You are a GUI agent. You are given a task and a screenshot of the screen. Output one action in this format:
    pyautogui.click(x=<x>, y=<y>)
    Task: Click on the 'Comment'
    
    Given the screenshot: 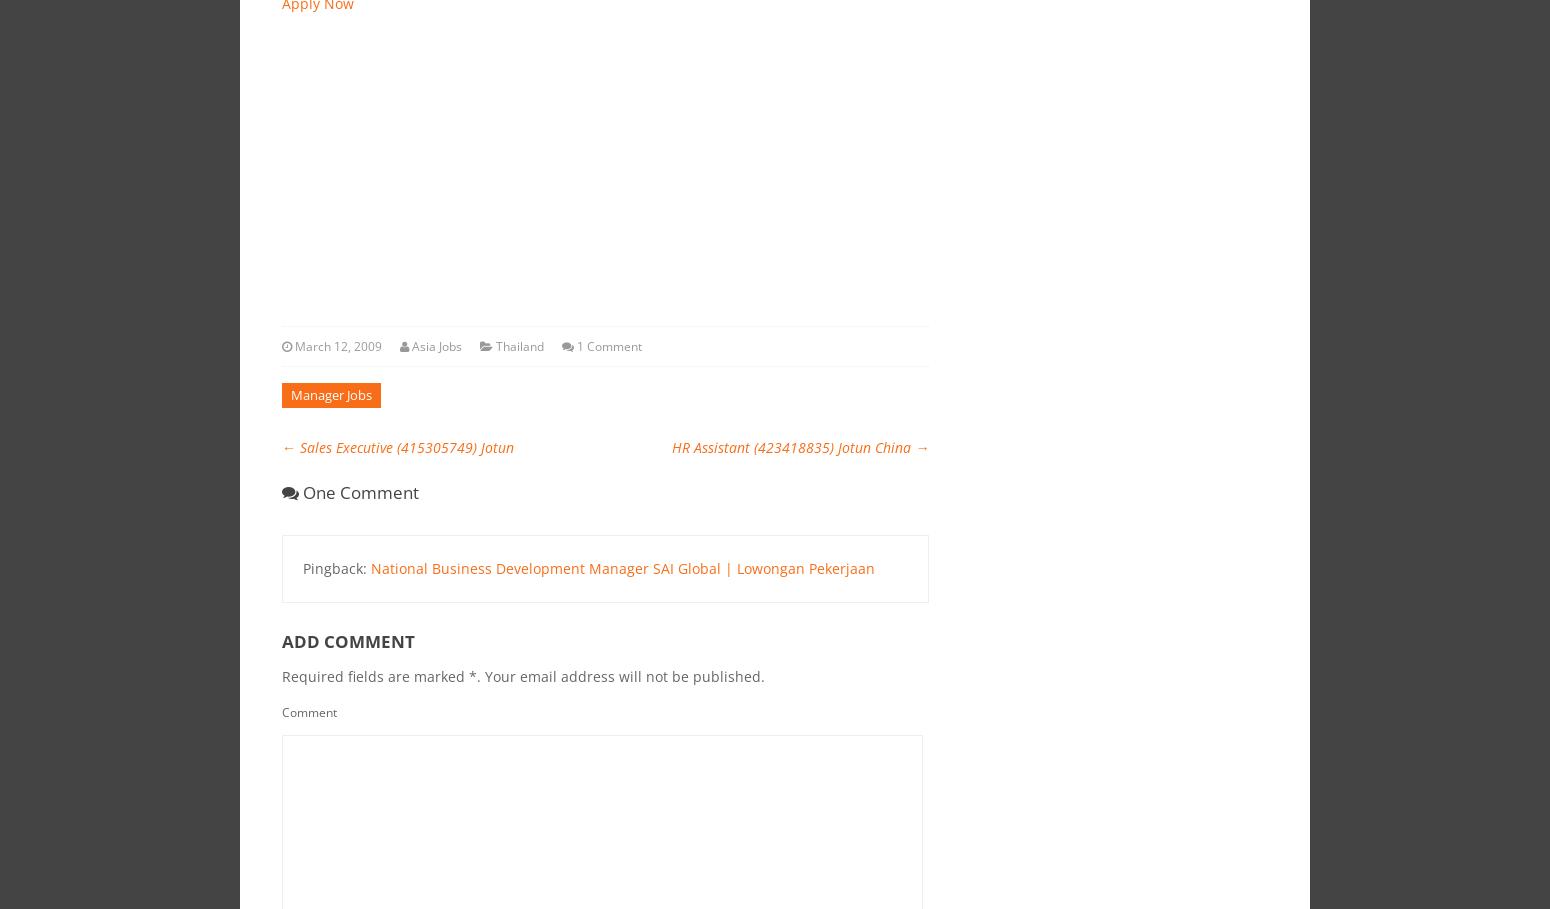 What is the action you would take?
    pyautogui.click(x=308, y=710)
    